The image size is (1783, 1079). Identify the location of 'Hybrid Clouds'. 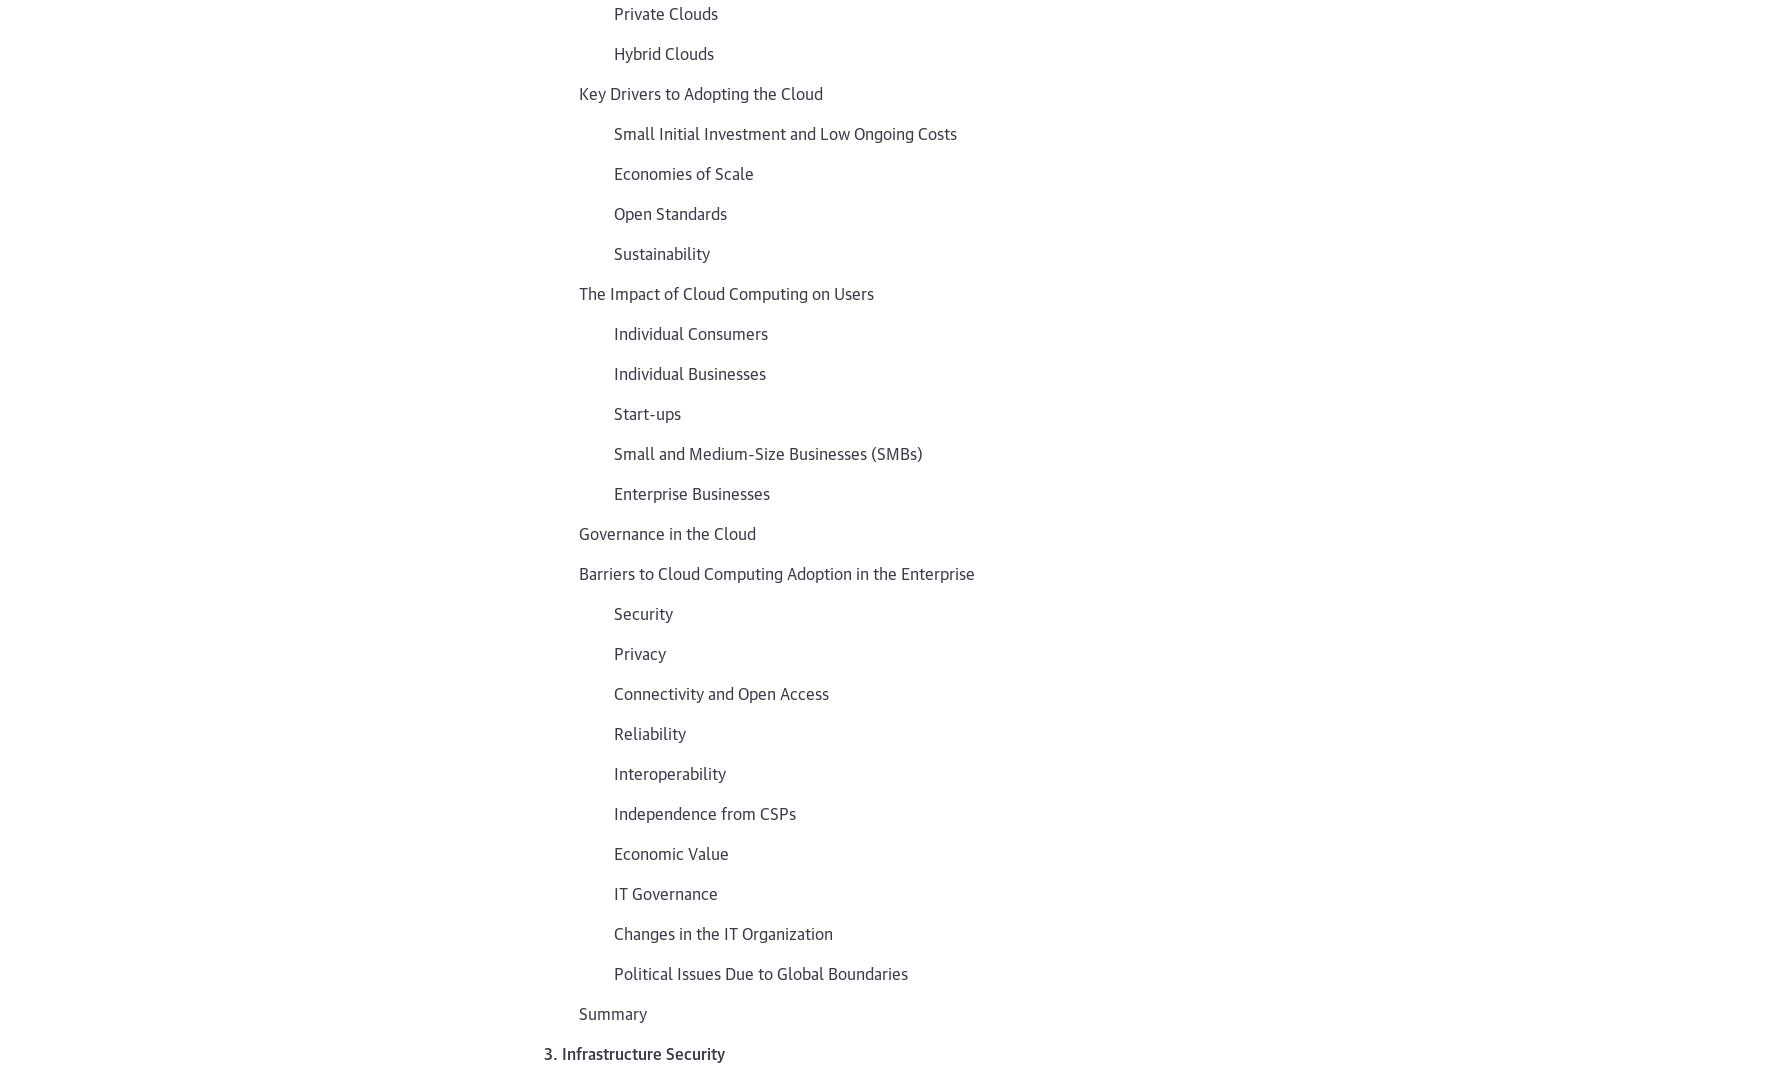
(663, 51).